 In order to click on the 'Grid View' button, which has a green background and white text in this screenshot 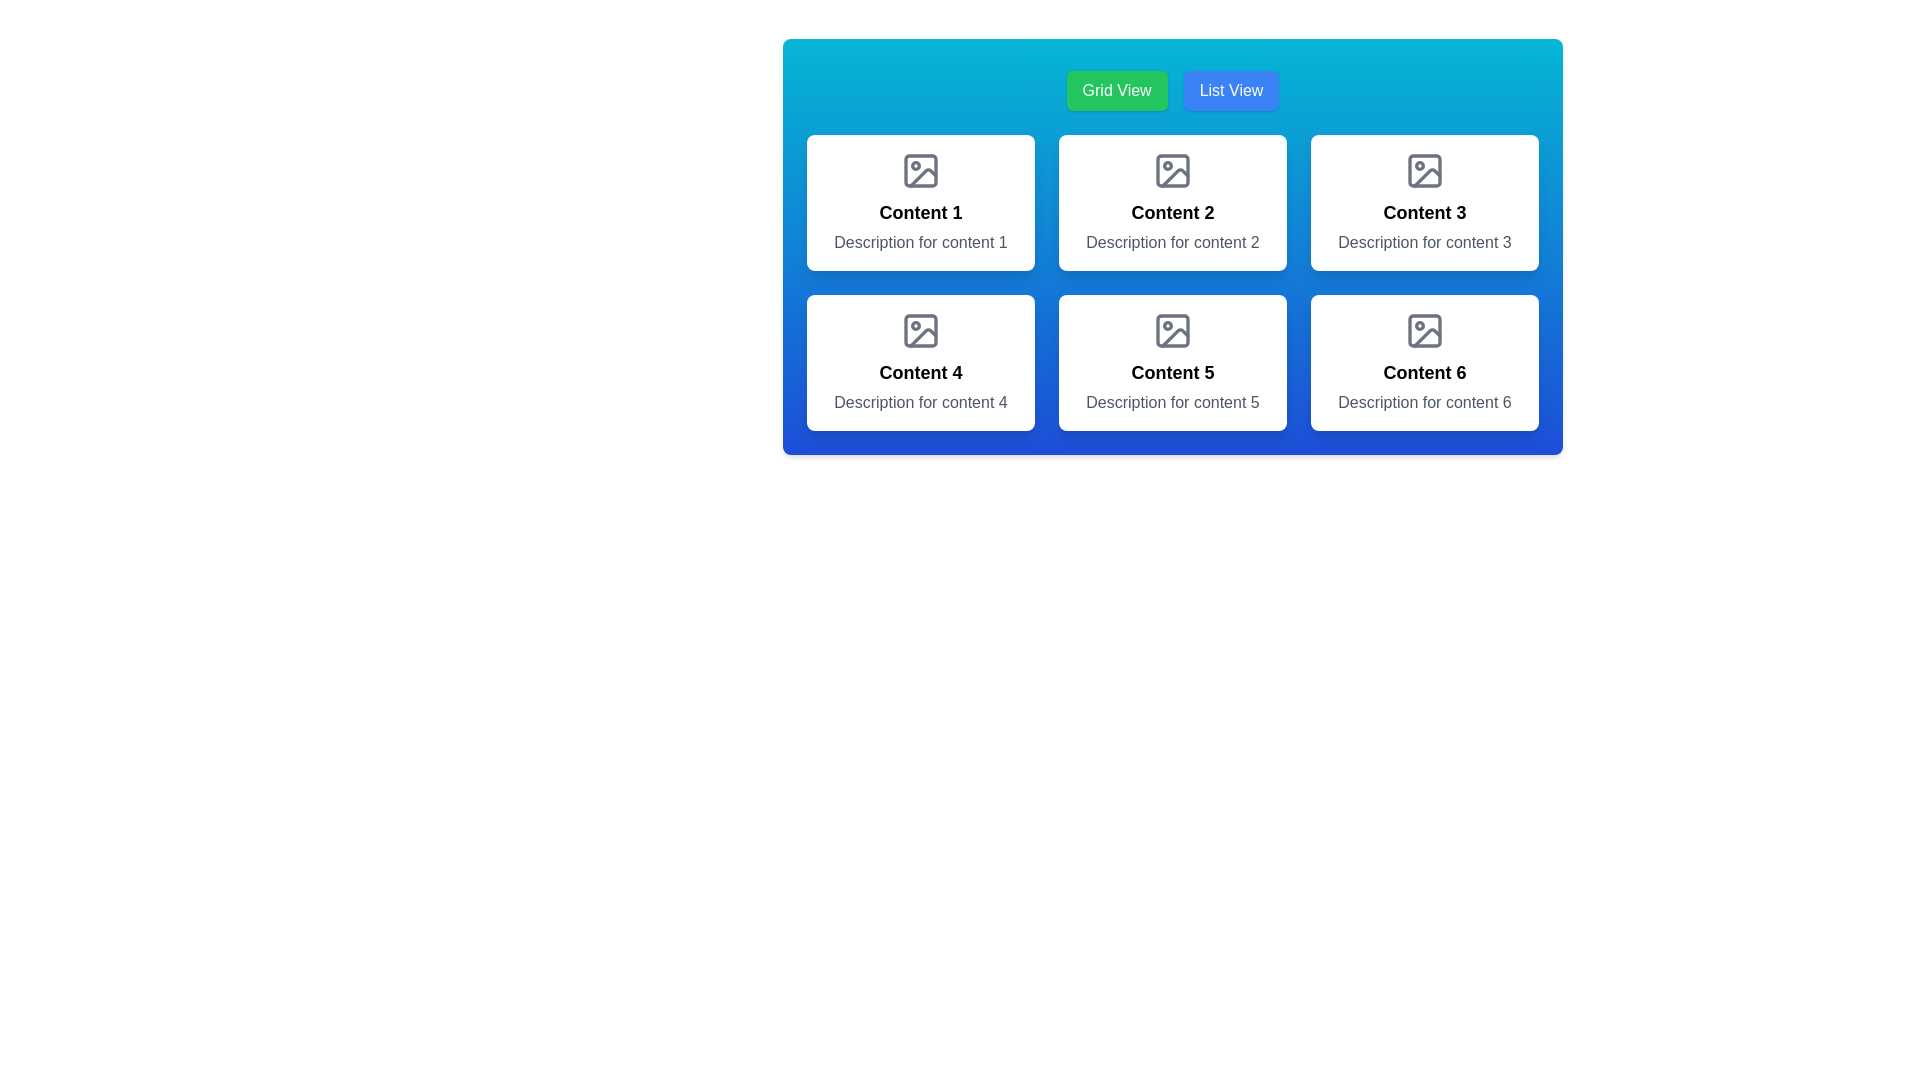, I will do `click(1116, 91)`.